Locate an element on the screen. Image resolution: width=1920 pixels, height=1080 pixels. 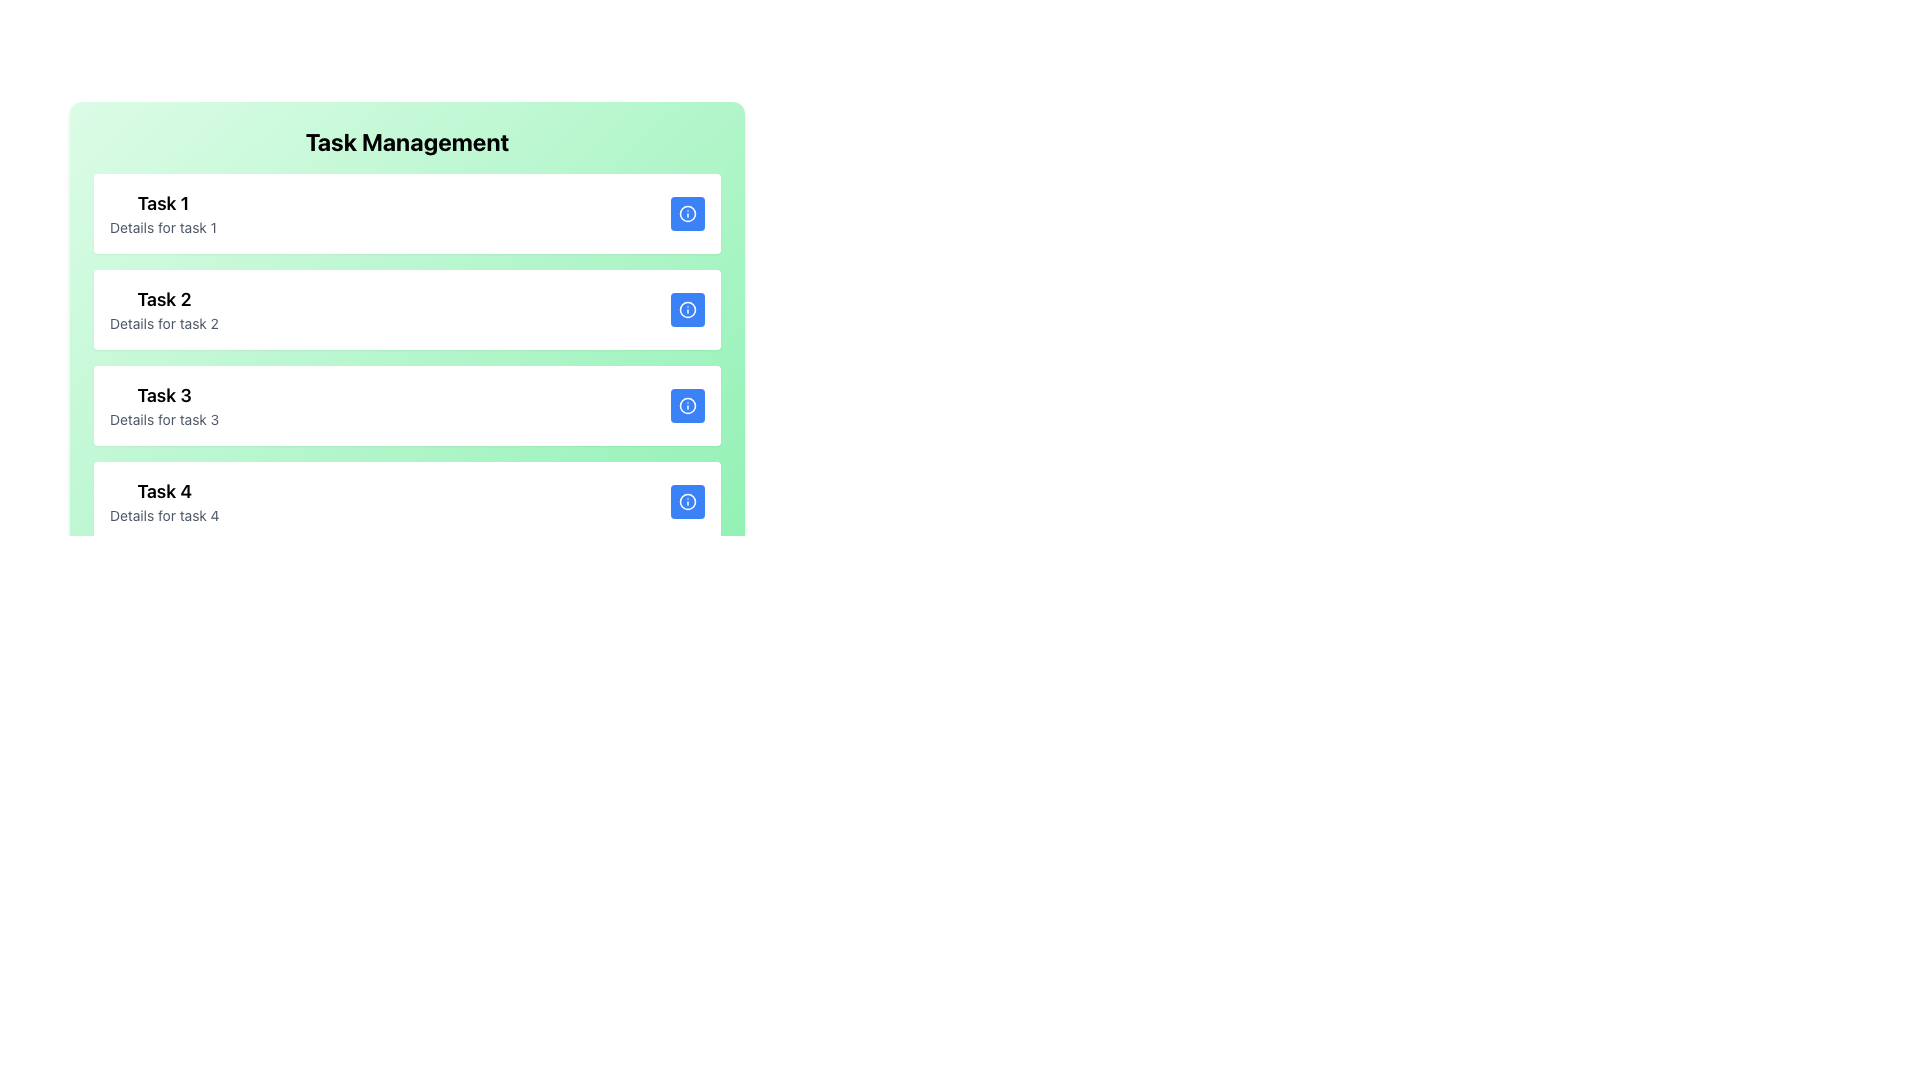
the circular blue information icon on the right side of 'Task 3' in the task list is located at coordinates (687, 405).